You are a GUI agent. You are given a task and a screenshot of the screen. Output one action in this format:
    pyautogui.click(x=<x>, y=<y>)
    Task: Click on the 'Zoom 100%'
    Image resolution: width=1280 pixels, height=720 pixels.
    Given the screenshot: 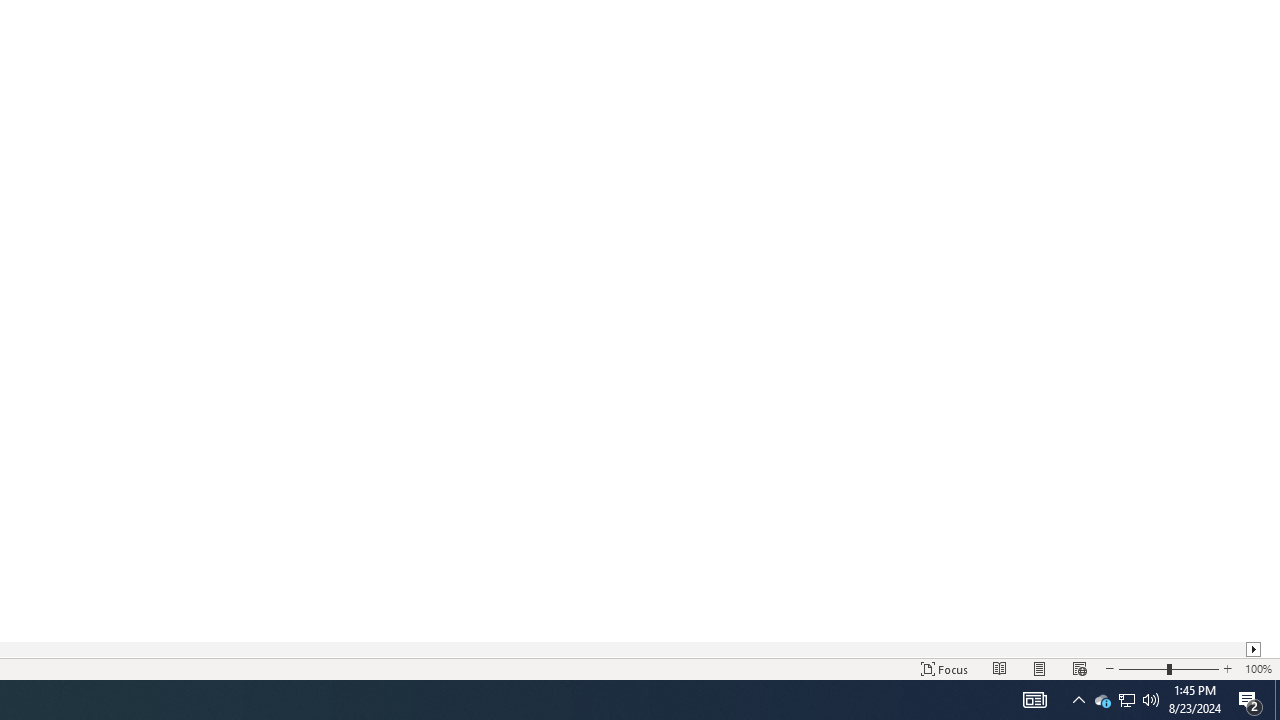 What is the action you would take?
    pyautogui.click(x=1257, y=669)
    